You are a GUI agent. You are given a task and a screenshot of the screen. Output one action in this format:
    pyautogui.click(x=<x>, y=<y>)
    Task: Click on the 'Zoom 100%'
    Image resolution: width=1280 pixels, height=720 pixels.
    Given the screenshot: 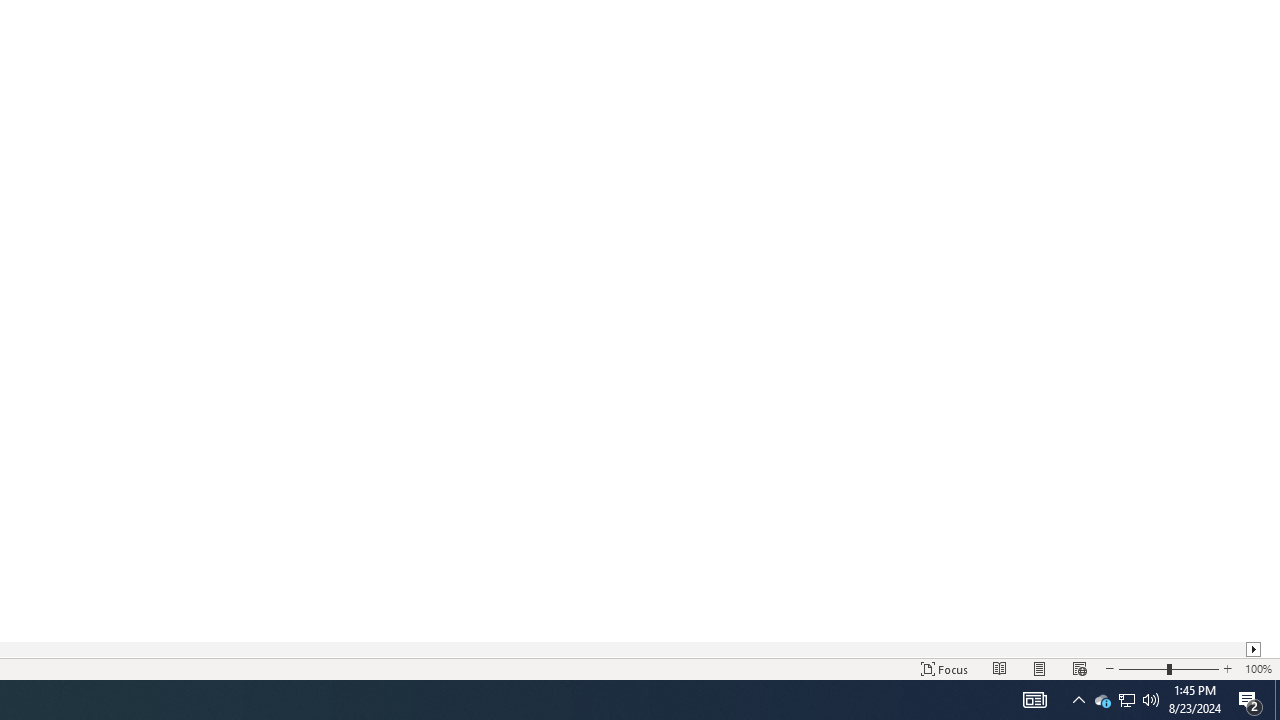 What is the action you would take?
    pyautogui.click(x=1257, y=669)
    